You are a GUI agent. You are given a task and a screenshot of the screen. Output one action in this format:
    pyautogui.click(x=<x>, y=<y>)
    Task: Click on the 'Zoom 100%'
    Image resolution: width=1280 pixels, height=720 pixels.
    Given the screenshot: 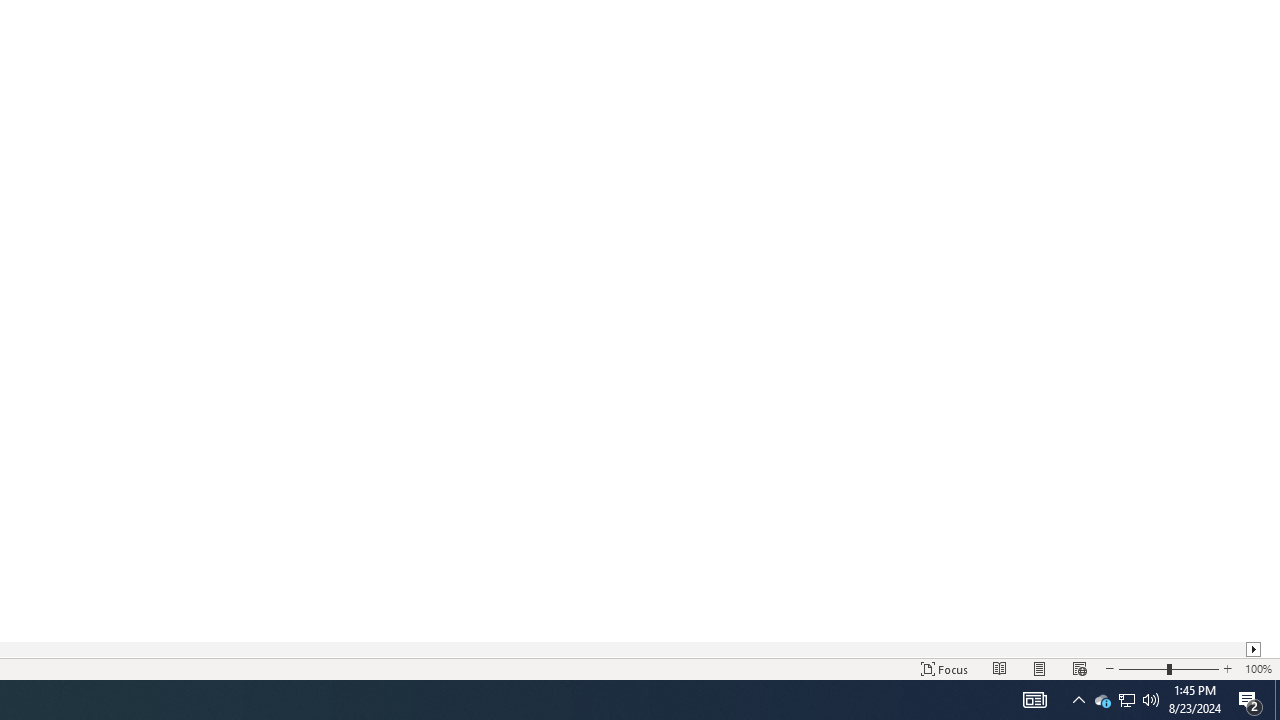 What is the action you would take?
    pyautogui.click(x=1257, y=669)
    